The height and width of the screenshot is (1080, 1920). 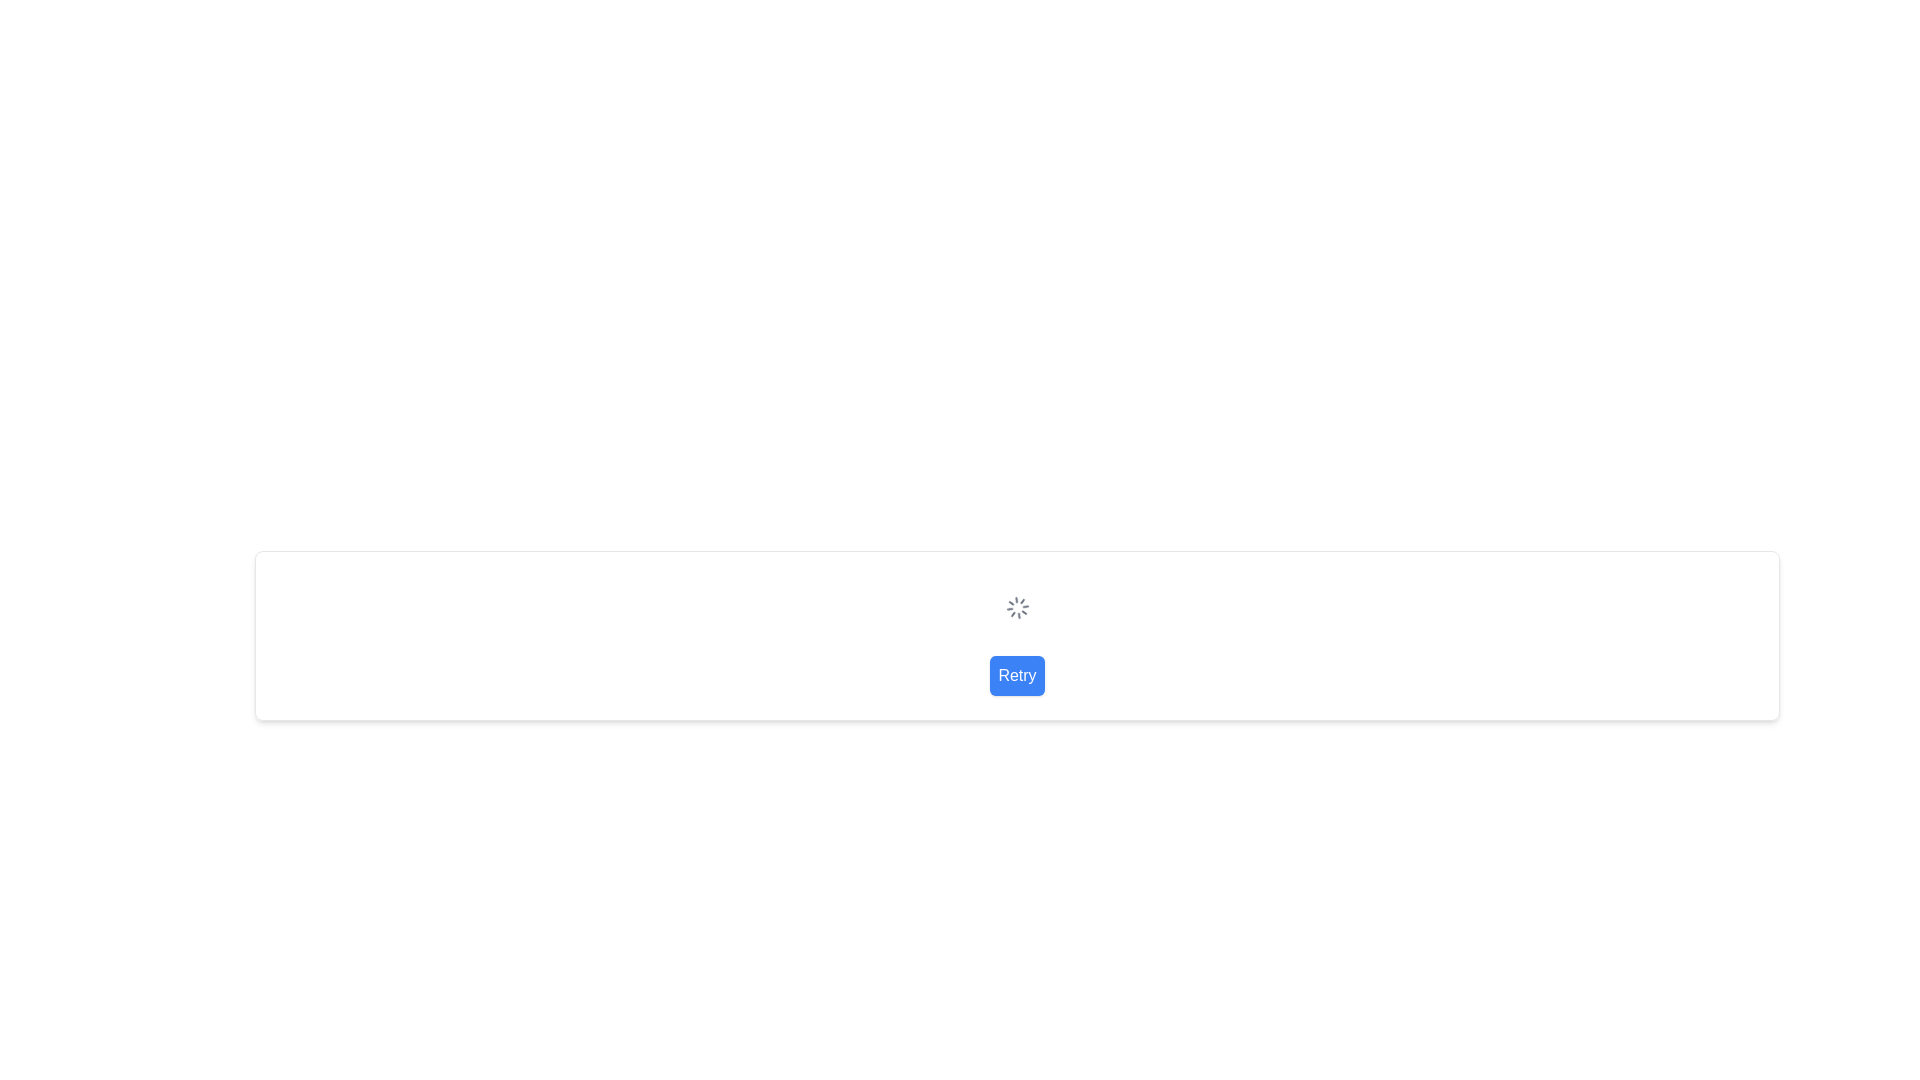 What do you see at coordinates (1017, 607) in the screenshot?
I see `the spinning loader icon which is centrally aligned above the 'Retry' button` at bounding box center [1017, 607].